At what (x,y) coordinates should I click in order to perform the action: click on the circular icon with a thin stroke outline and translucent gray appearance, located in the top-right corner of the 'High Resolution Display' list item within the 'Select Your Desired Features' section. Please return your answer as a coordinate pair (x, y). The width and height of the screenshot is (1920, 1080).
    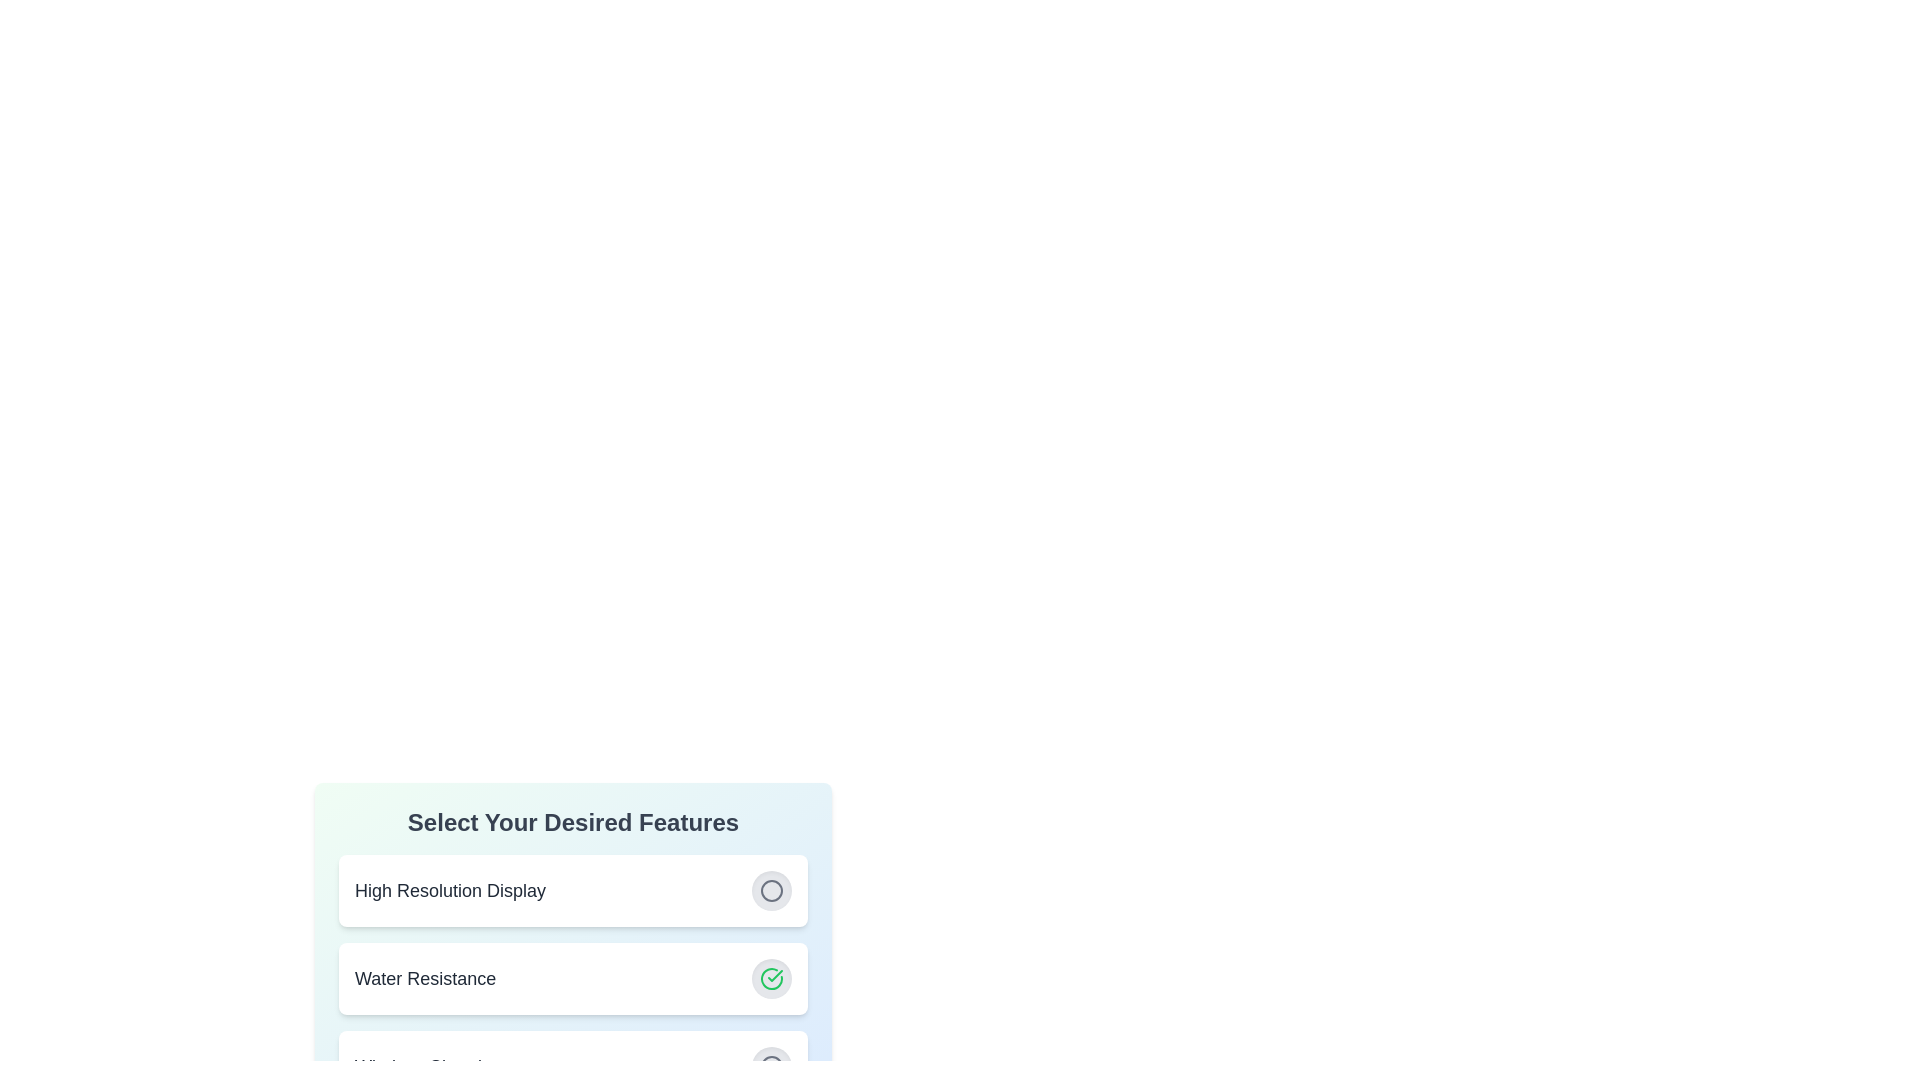
    Looking at the image, I should click on (771, 890).